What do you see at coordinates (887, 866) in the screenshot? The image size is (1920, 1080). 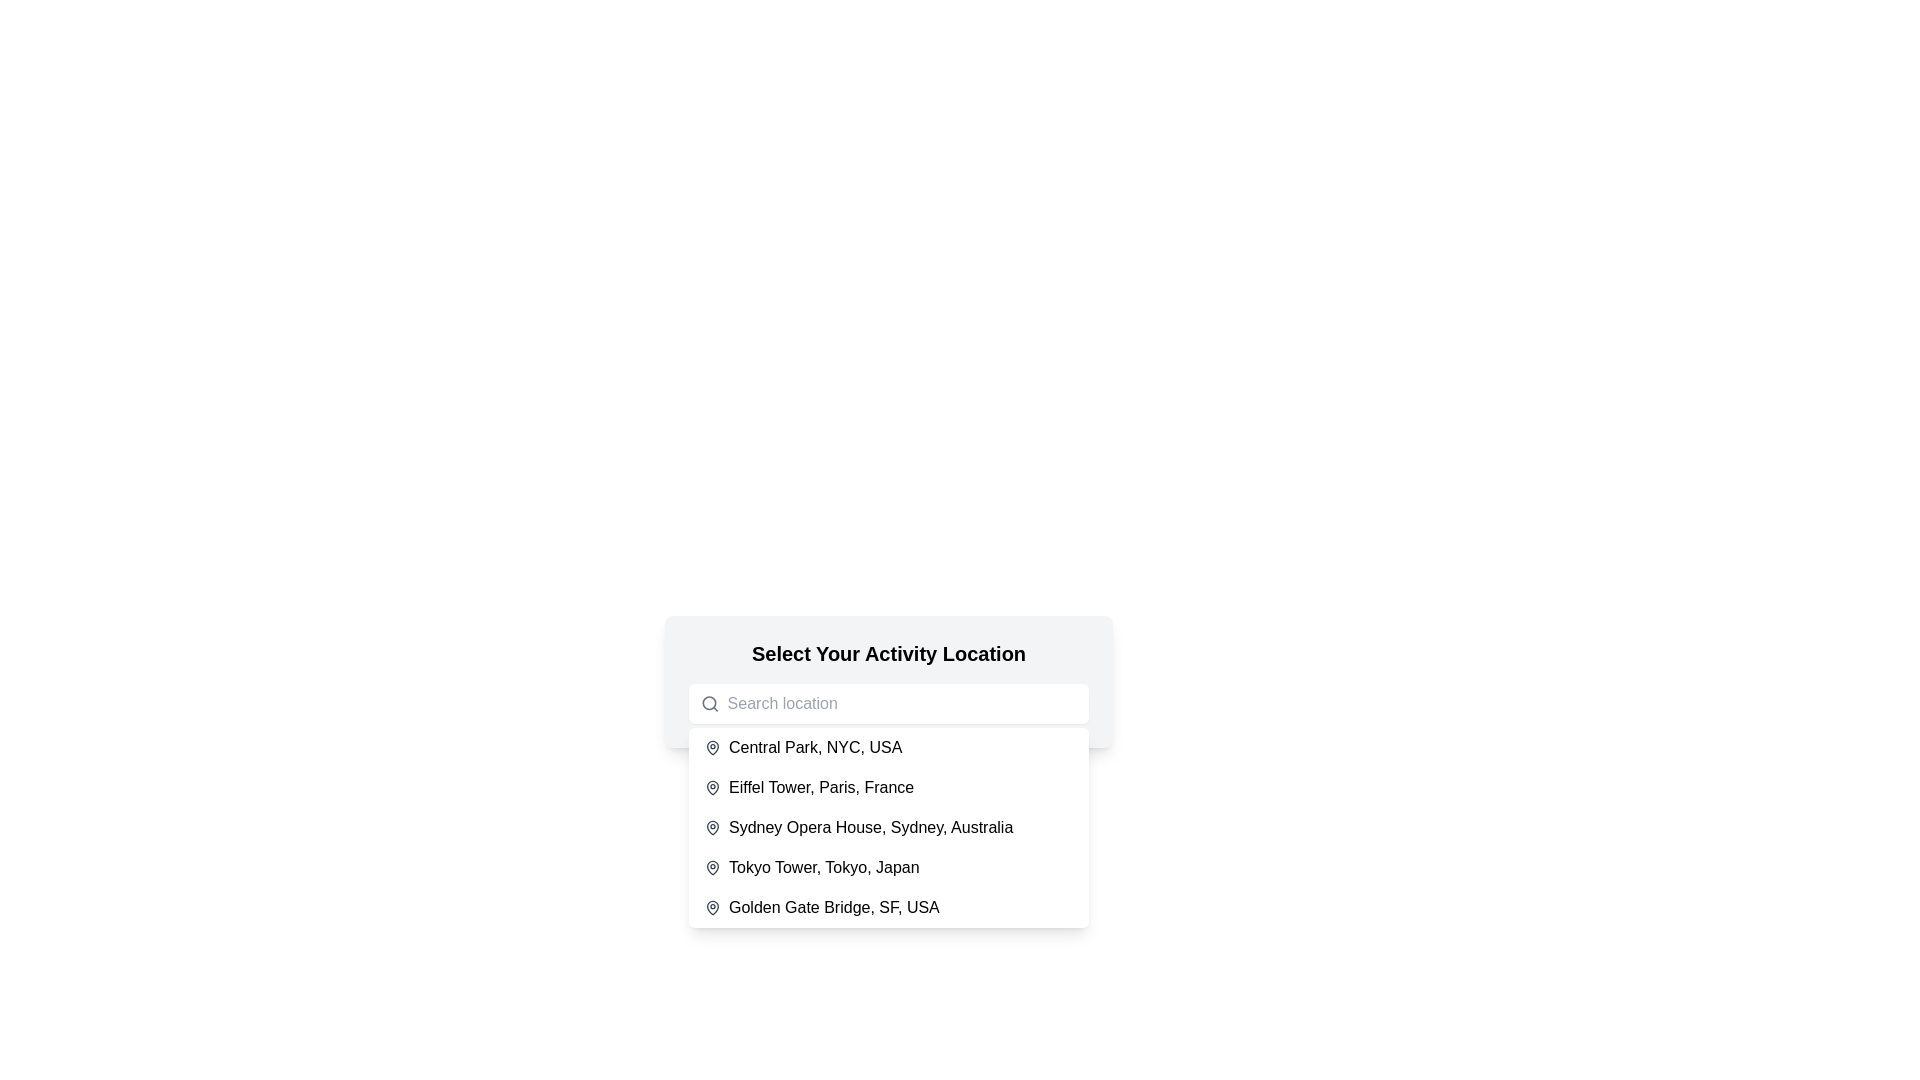 I see `the list item in the dropdown menu that reads 'Tokyo Tower, Tokyo, Japan'` at bounding box center [887, 866].